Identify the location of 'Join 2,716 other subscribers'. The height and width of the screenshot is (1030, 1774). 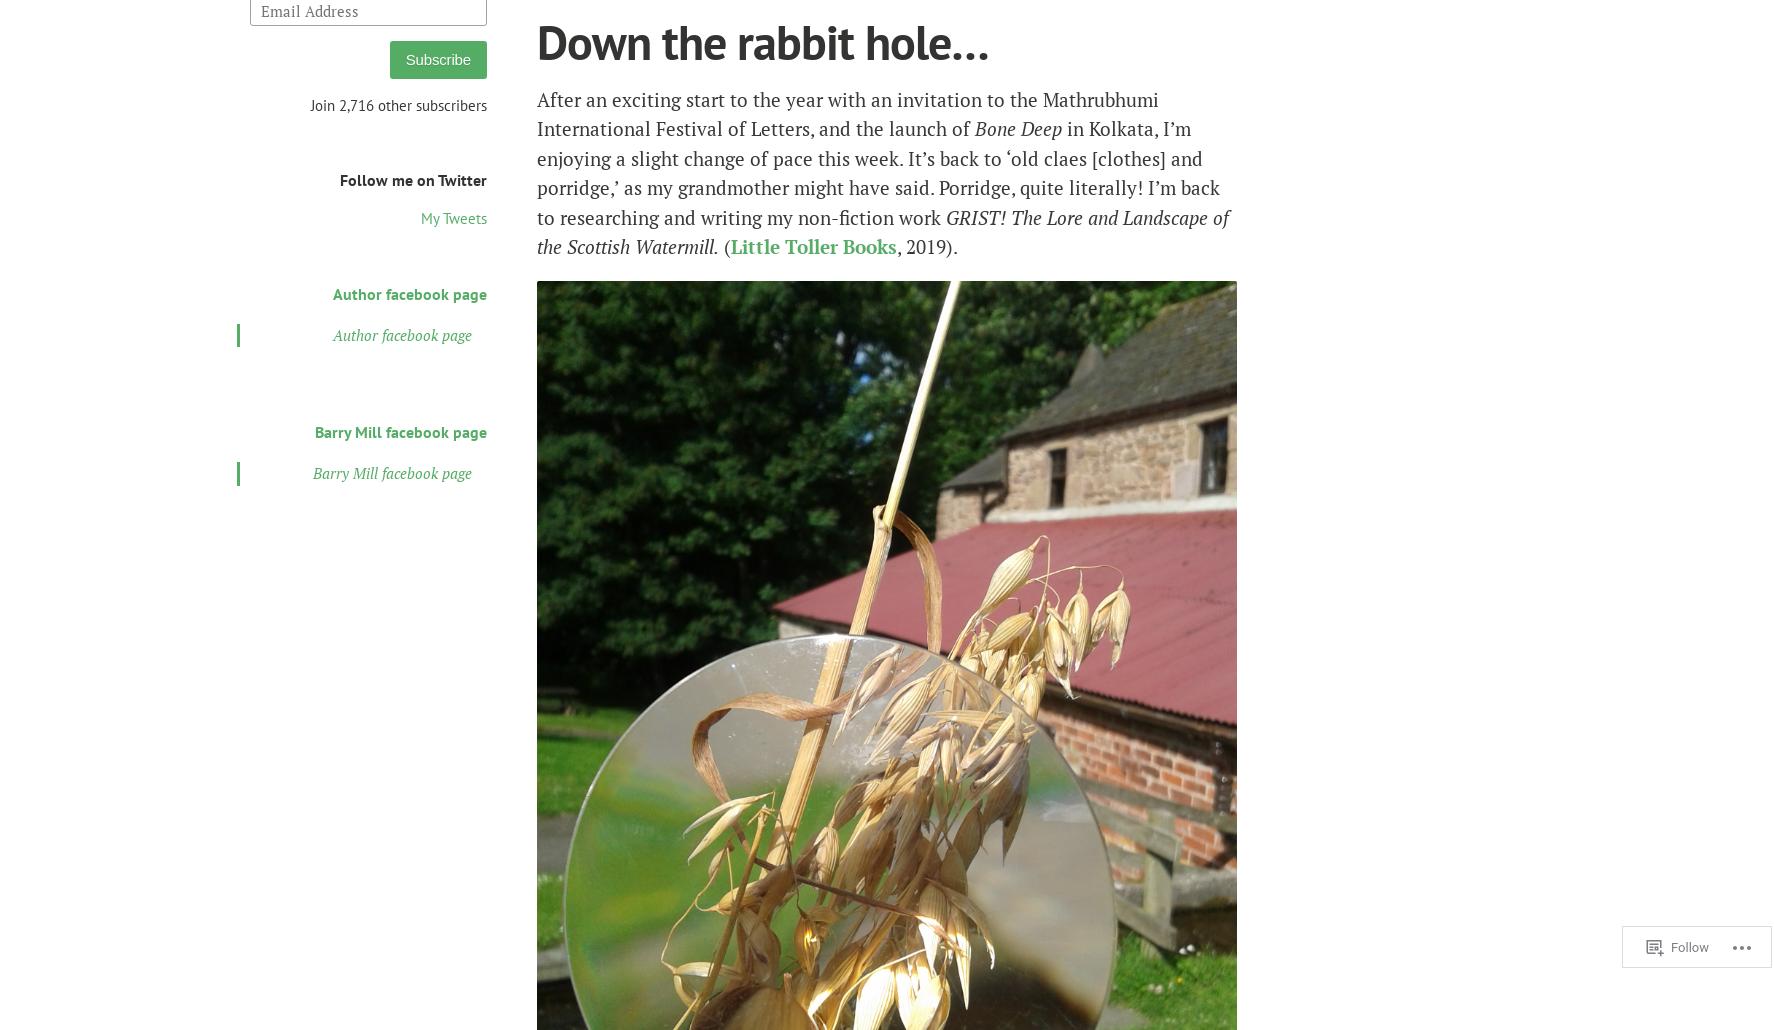
(397, 103).